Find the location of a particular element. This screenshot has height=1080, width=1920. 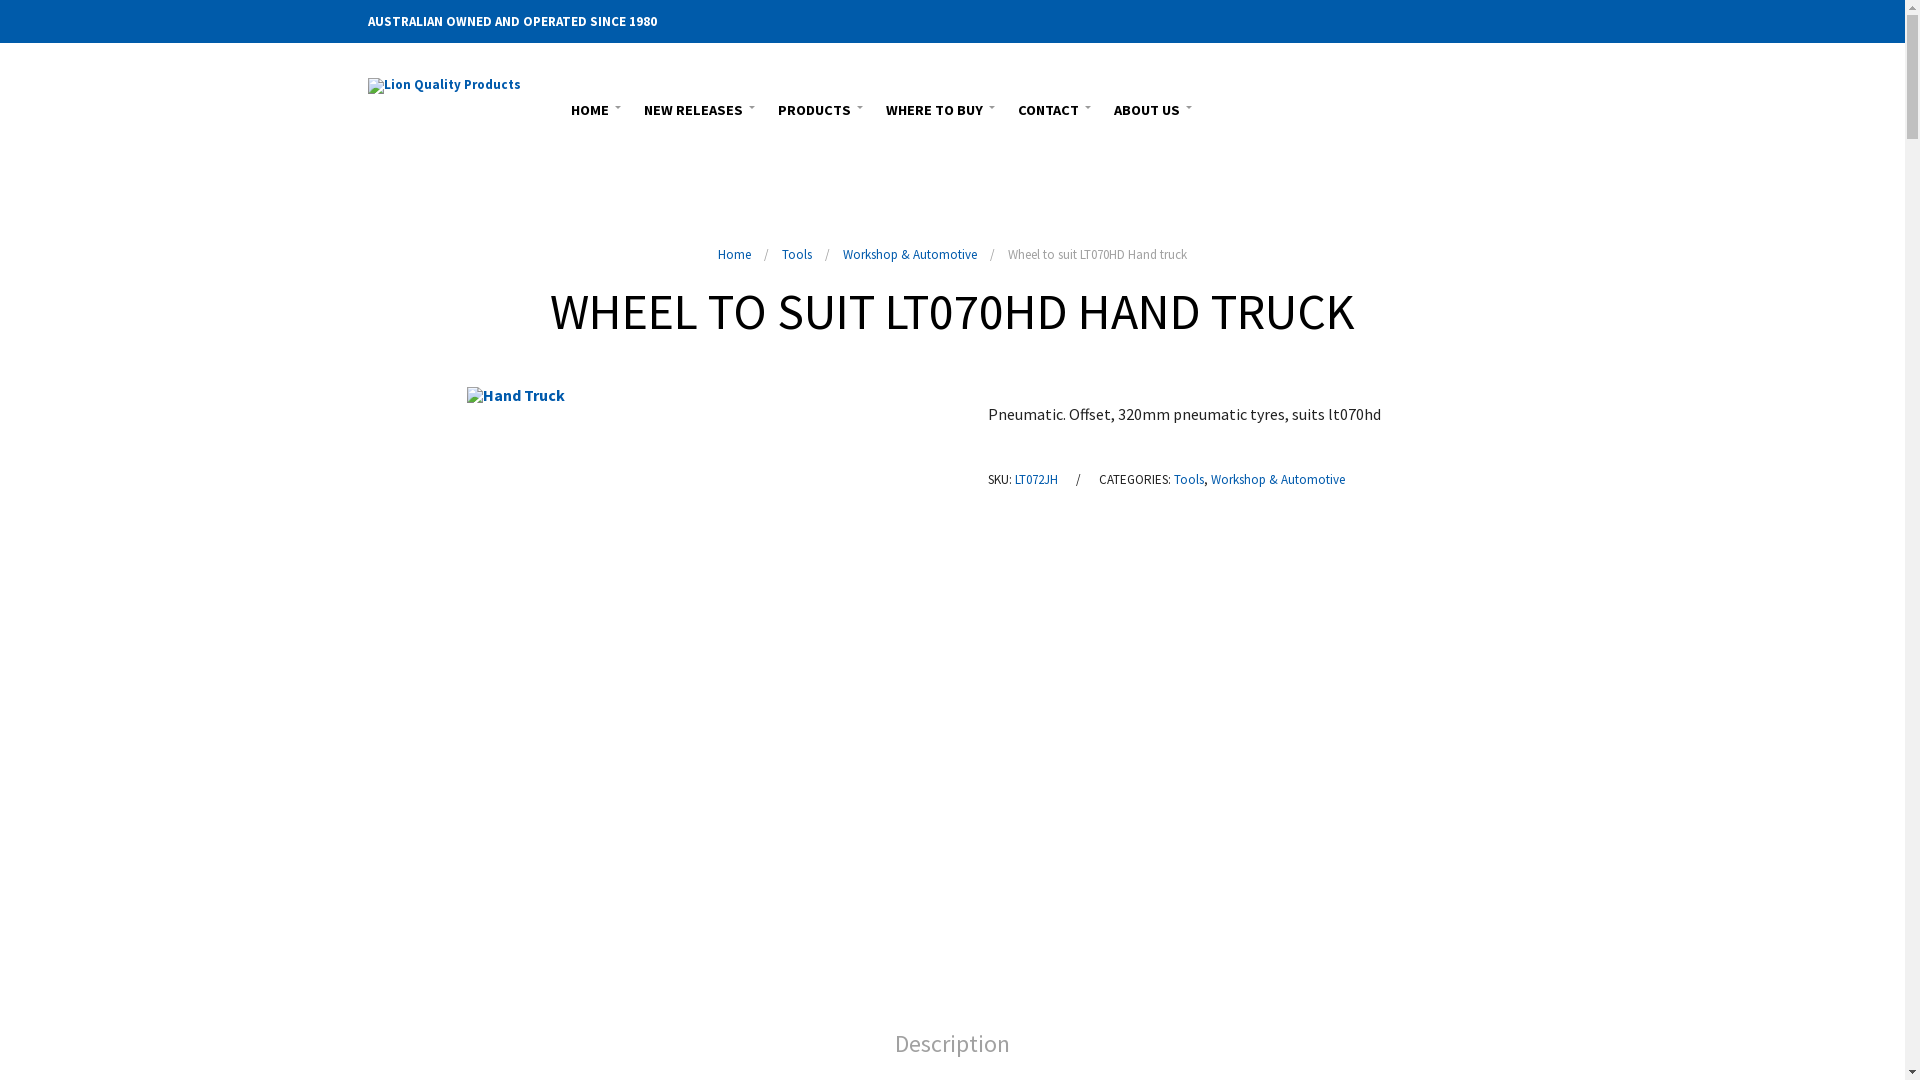

'CONTACT' is located at coordinates (1049, 107).